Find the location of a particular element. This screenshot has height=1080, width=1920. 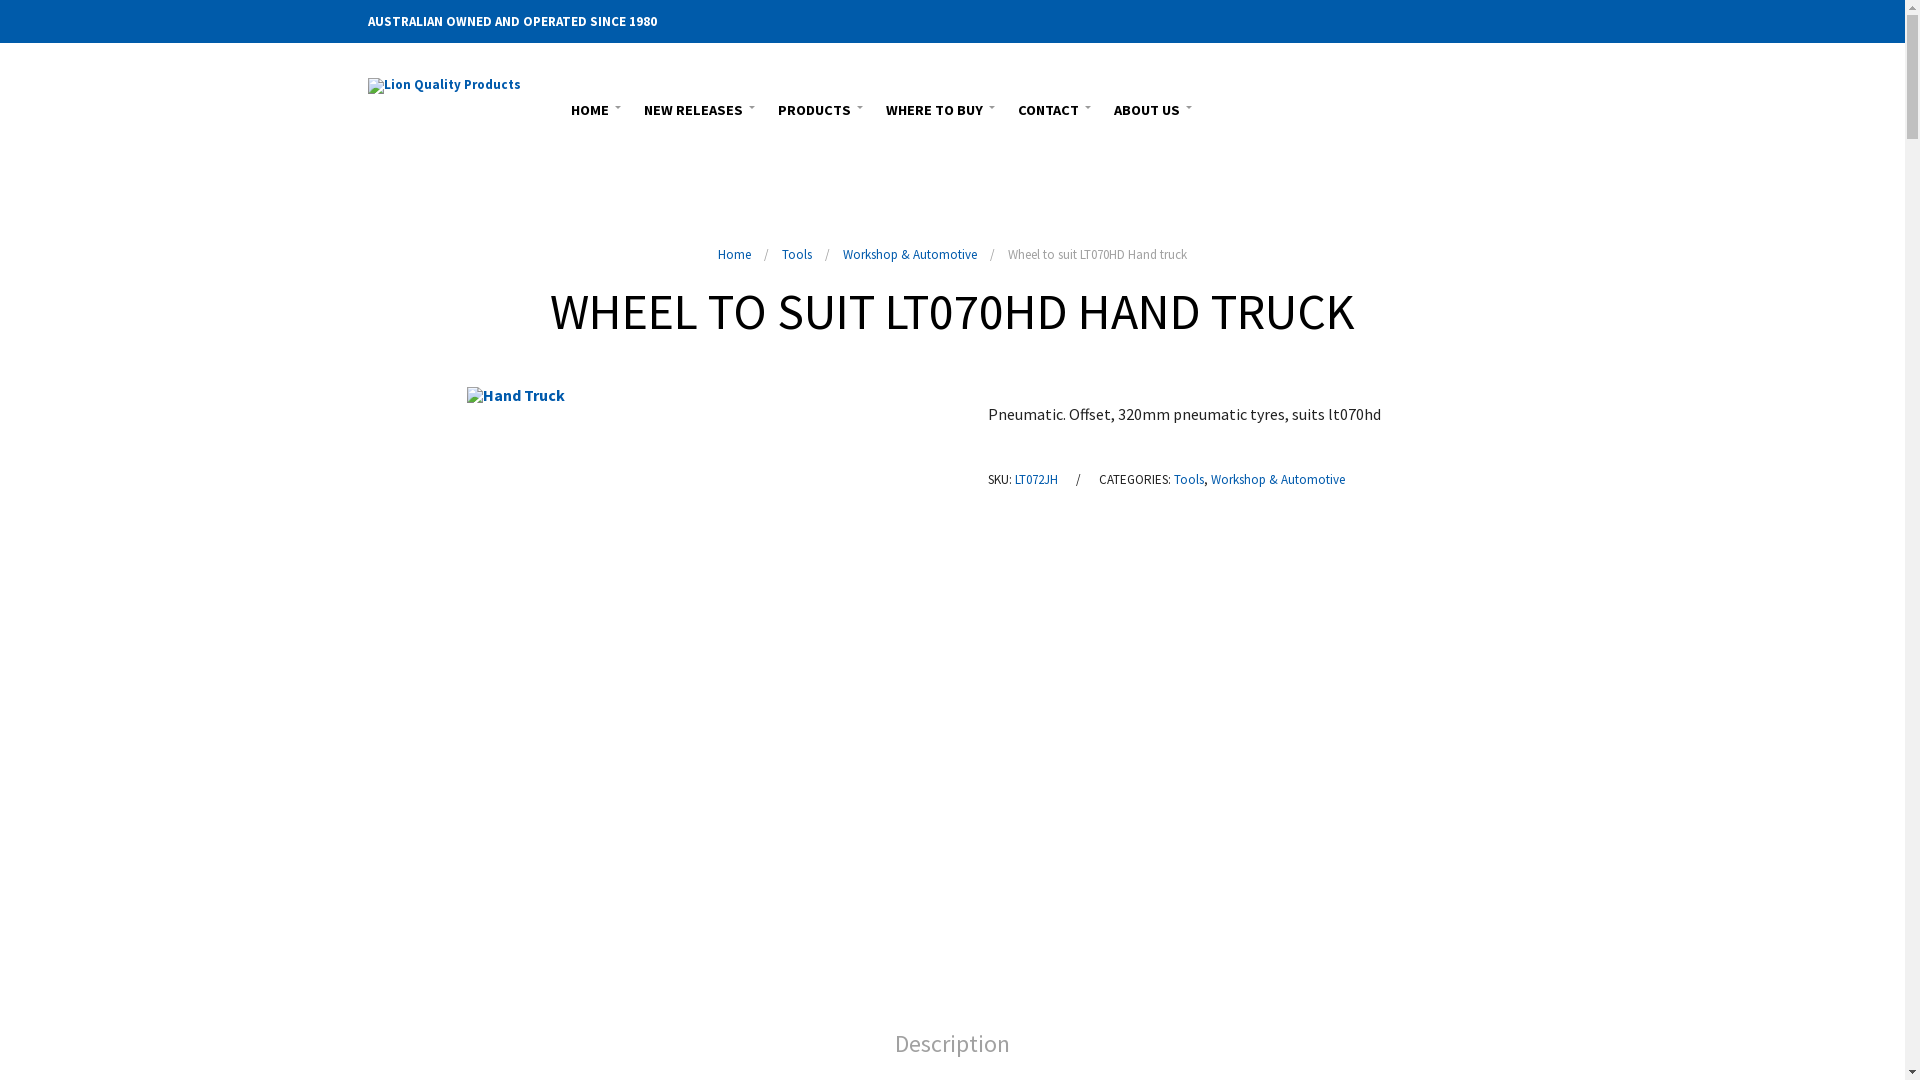

'CONTACT' is located at coordinates (1049, 107).